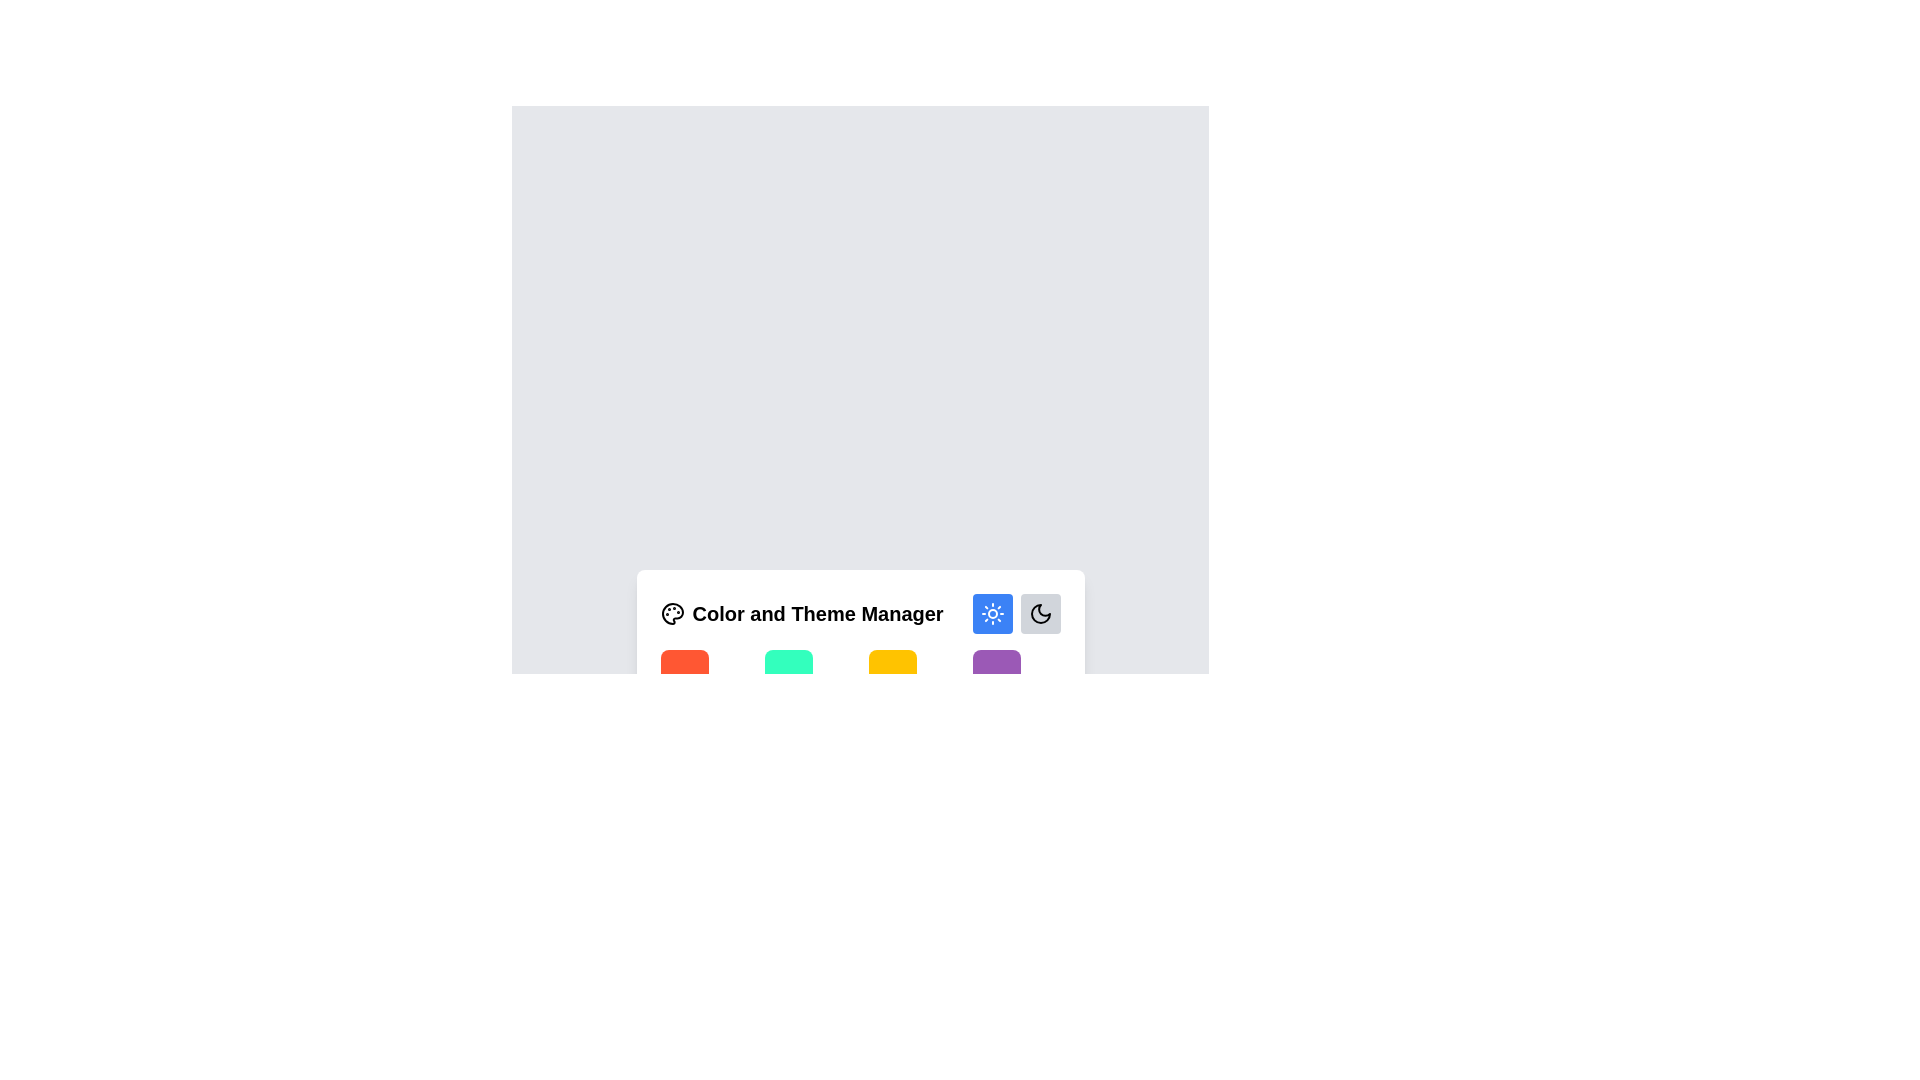 This screenshot has width=1920, height=1080. Describe the element at coordinates (1016, 612) in the screenshot. I see `the gray button with a black crescent moon icon` at that location.